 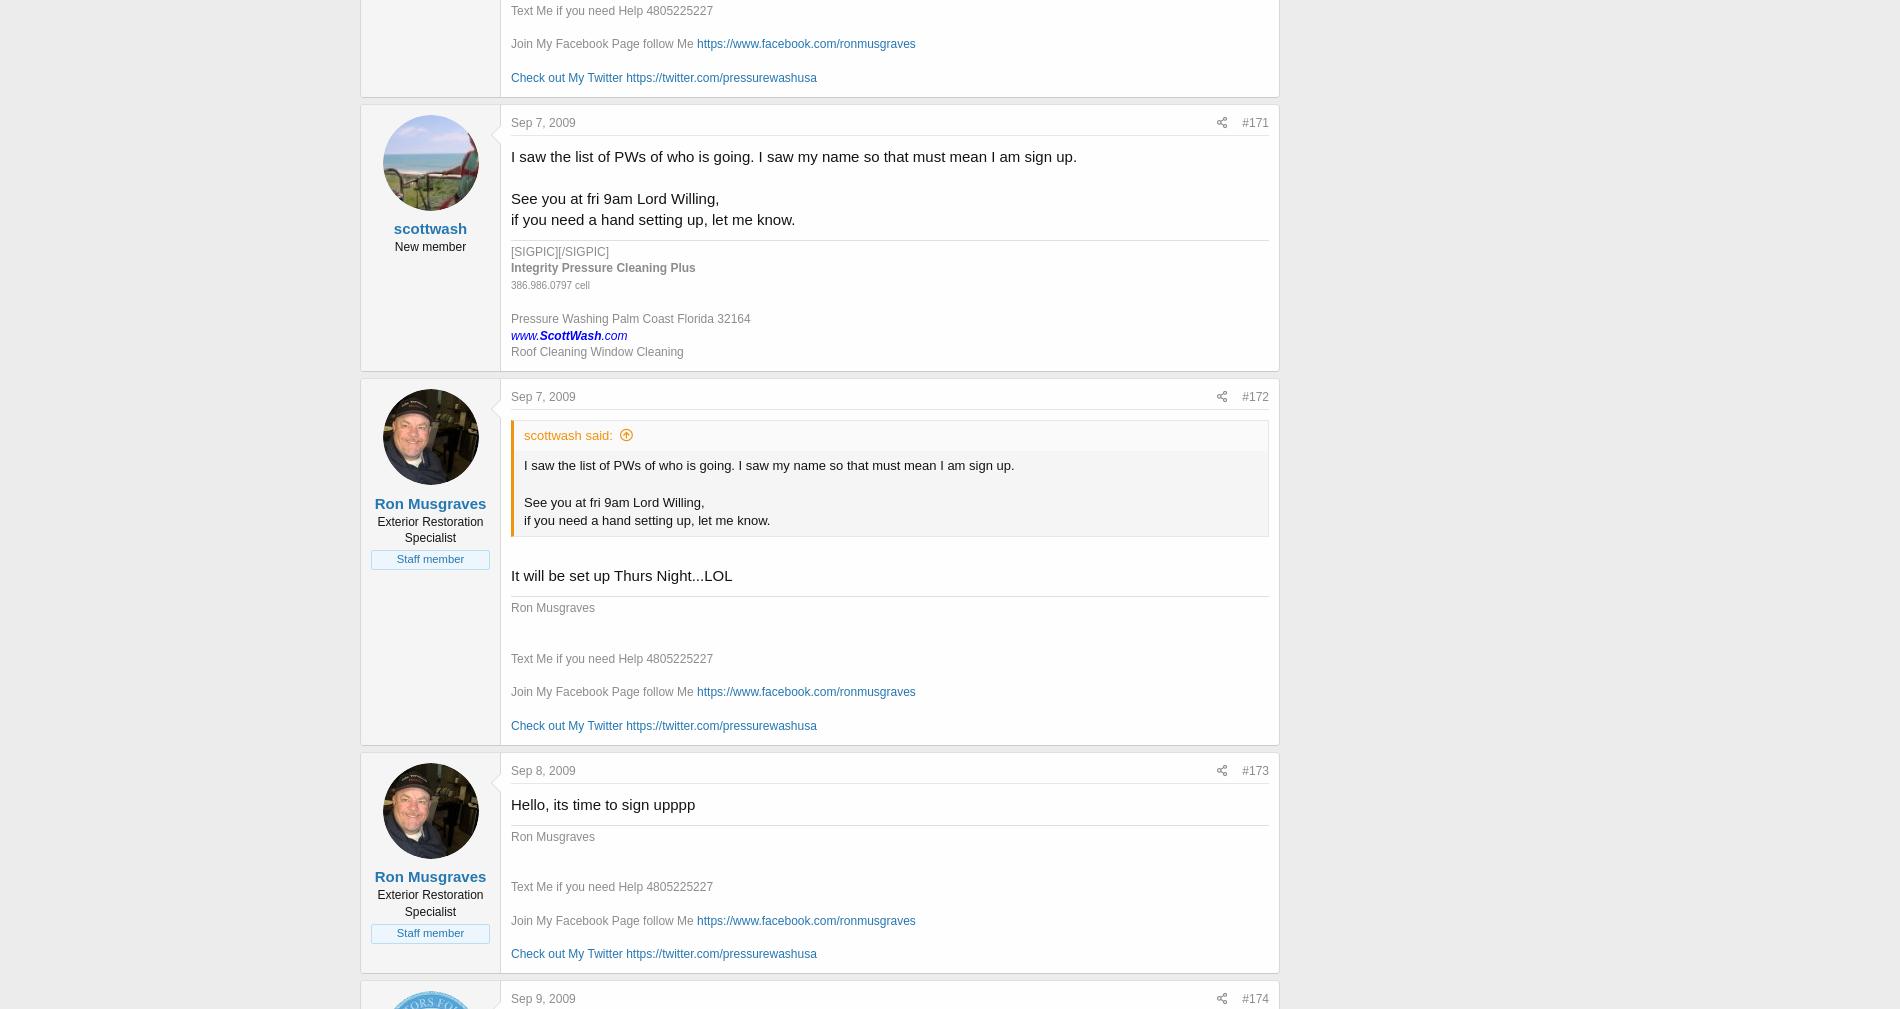 What do you see at coordinates (603, 266) in the screenshot?
I see `'Integrity Pressure Cleaning Plus'` at bounding box center [603, 266].